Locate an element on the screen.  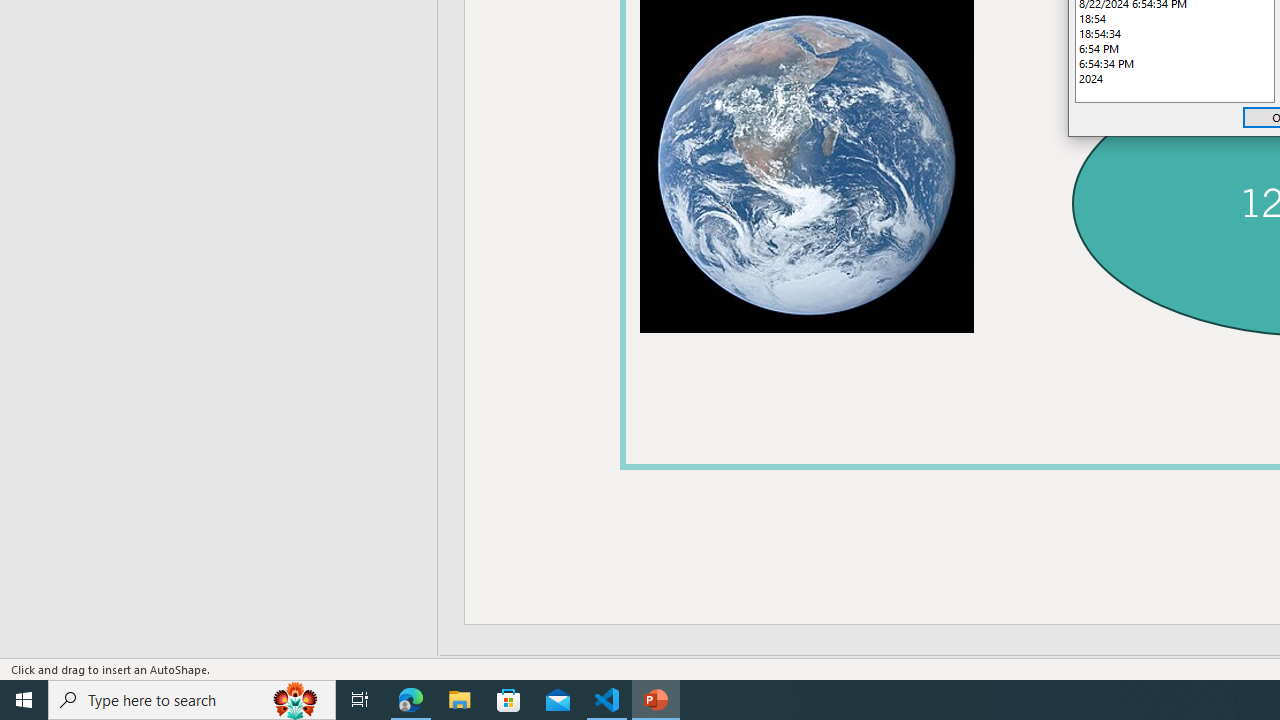
'18:54:34' is located at coordinates (1175, 33).